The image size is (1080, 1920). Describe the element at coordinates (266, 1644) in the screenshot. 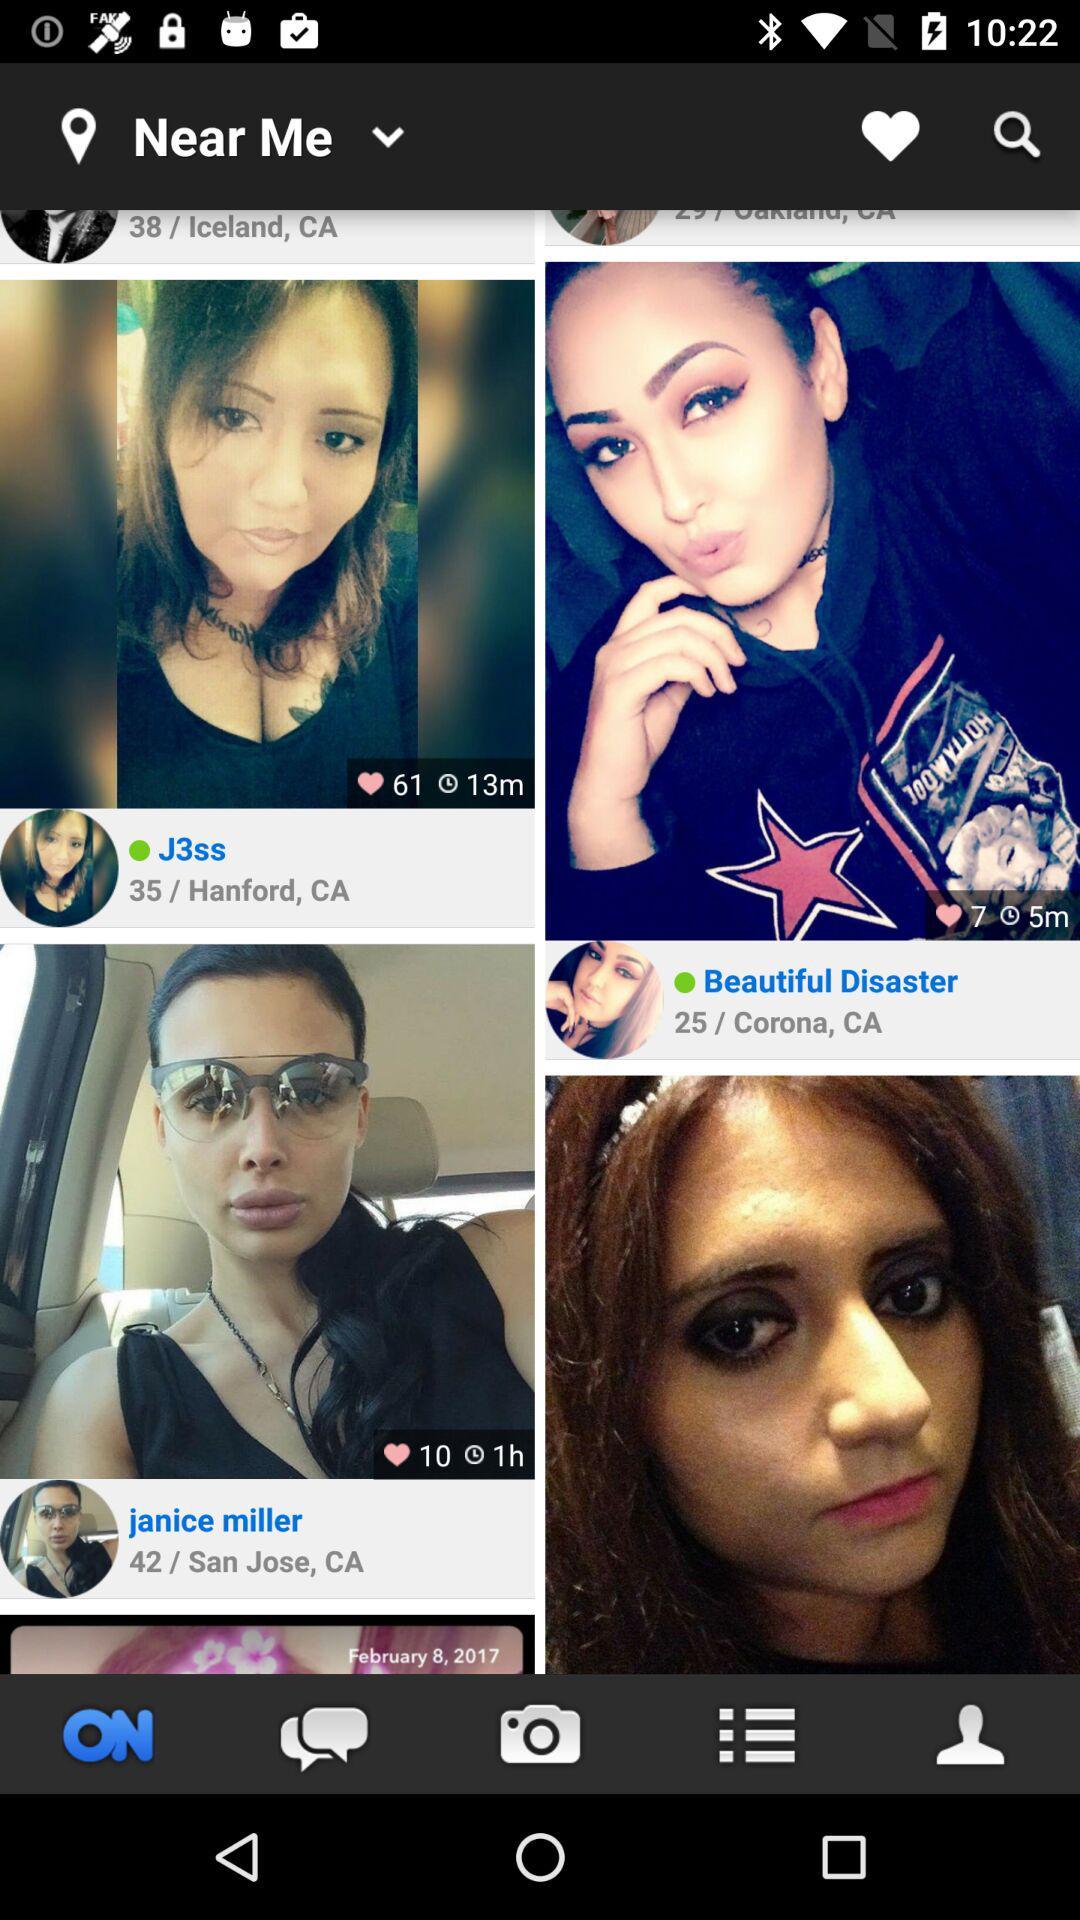

I see `picture` at that location.